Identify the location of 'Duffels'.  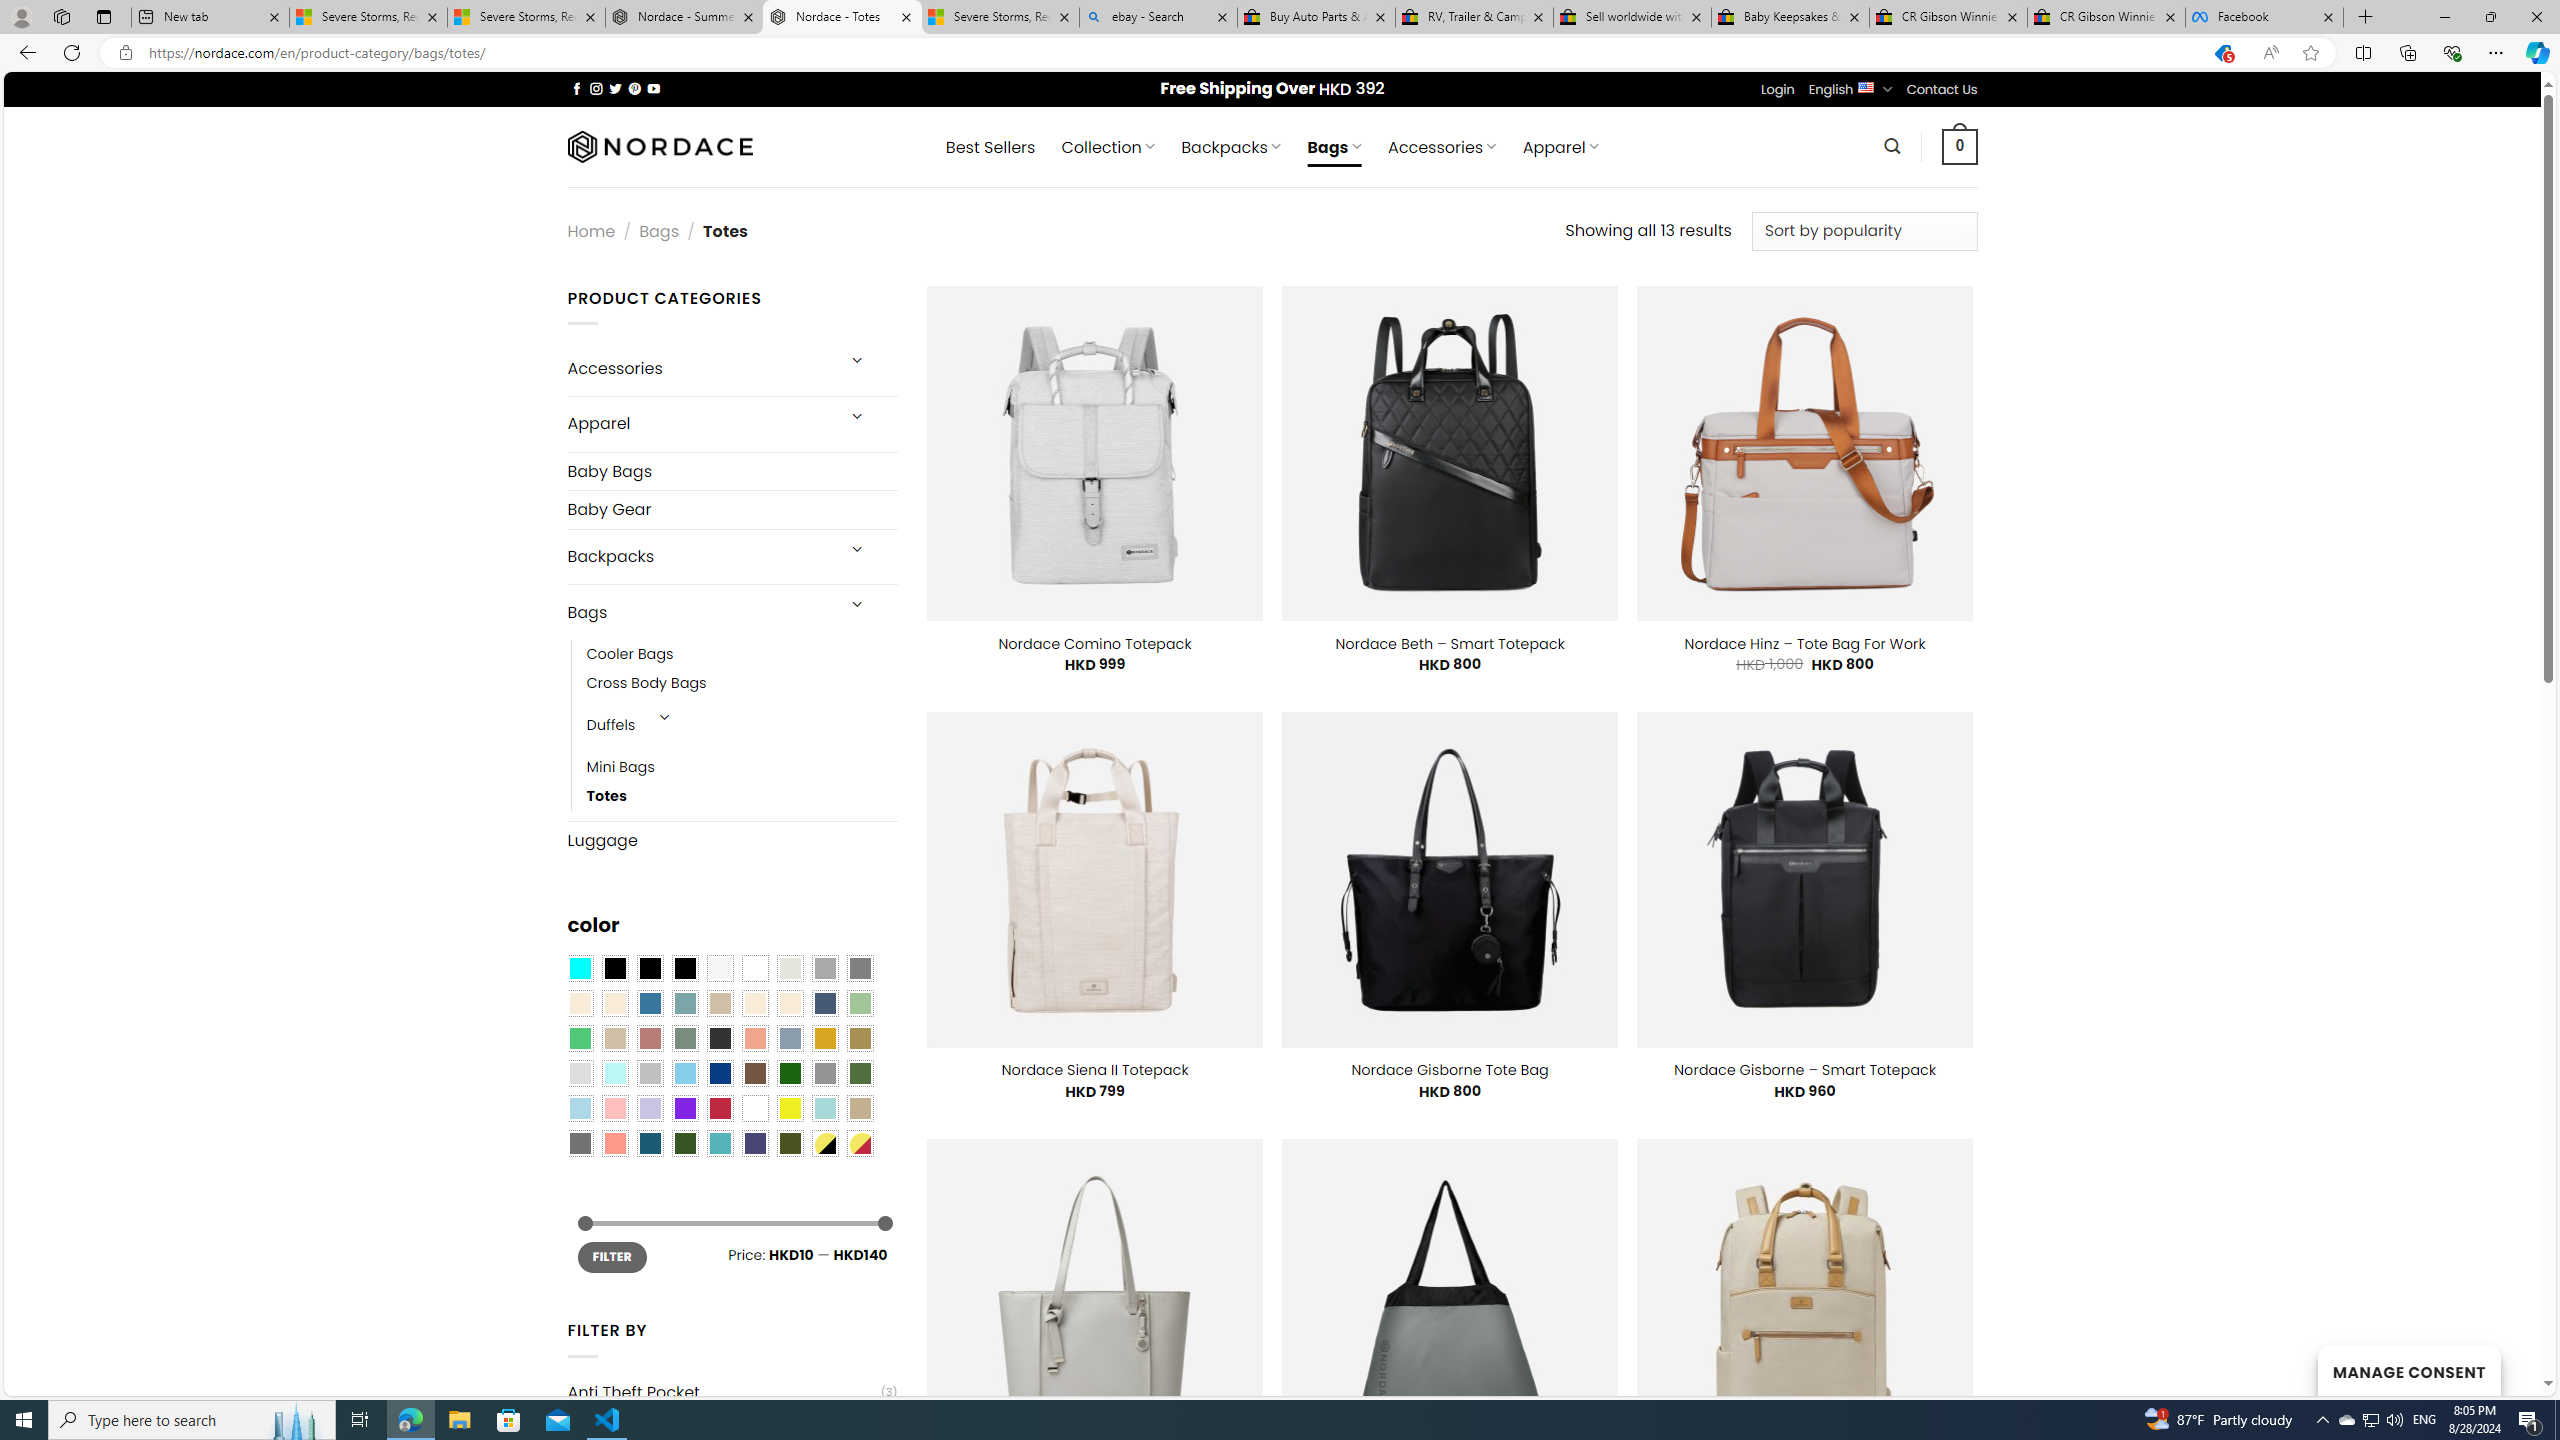
(610, 725).